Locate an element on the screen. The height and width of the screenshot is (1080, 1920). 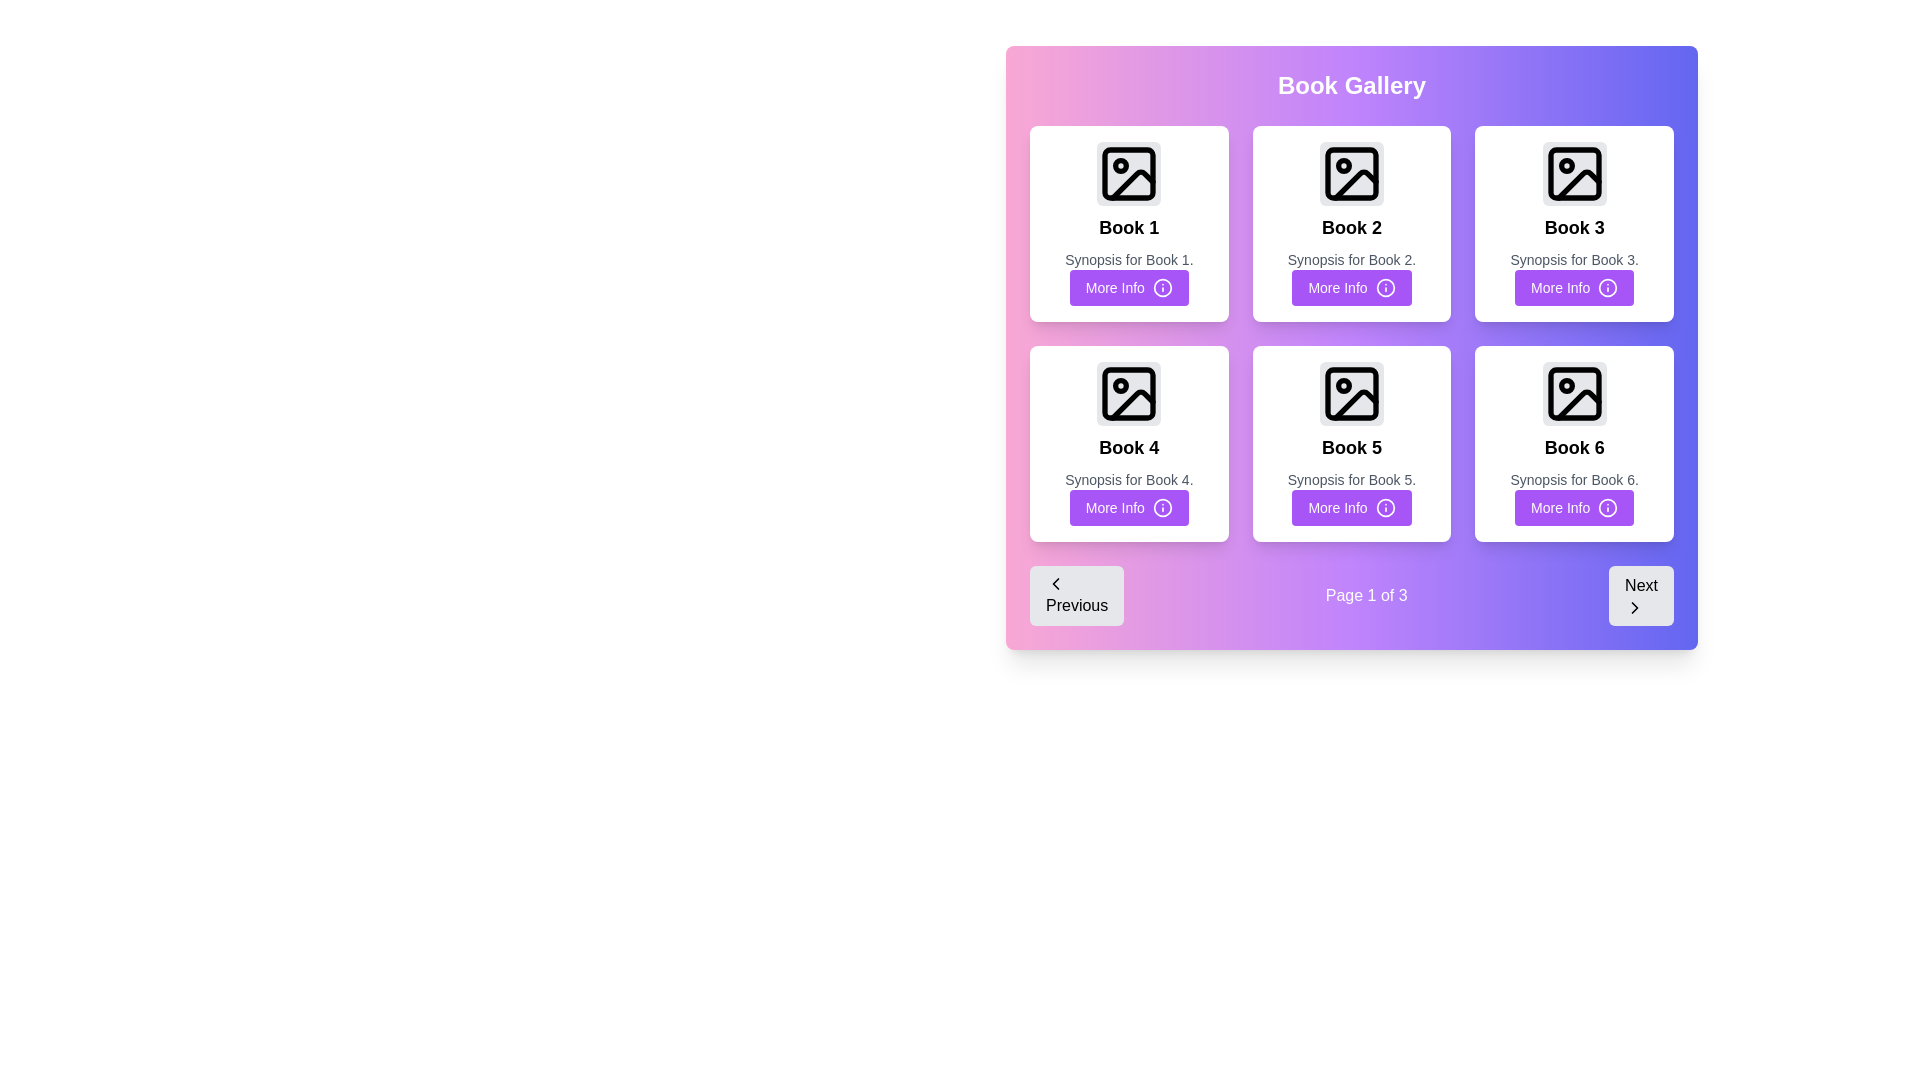
the Chevron Right icon located at the bottom-right corner of the 'Next' button to indicate navigation to the next page or section is located at coordinates (1635, 607).